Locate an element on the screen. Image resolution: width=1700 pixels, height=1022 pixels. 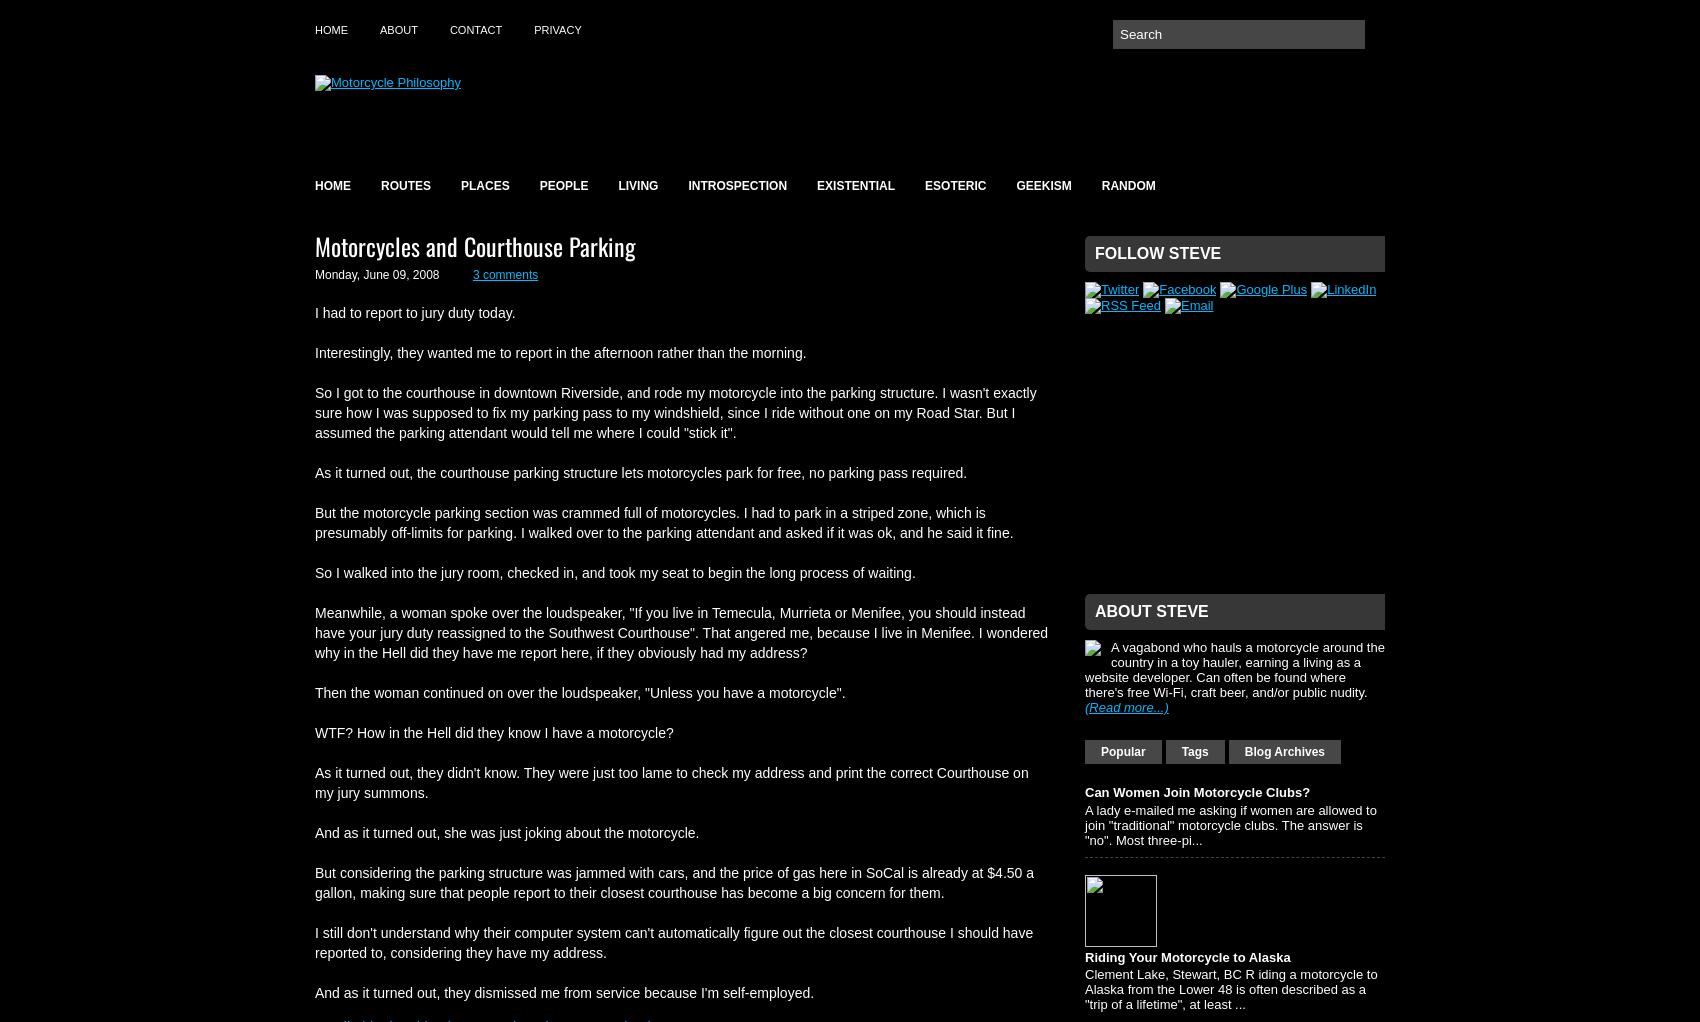
'Motorcycles and Courthouse Parking' is located at coordinates (475, 244).